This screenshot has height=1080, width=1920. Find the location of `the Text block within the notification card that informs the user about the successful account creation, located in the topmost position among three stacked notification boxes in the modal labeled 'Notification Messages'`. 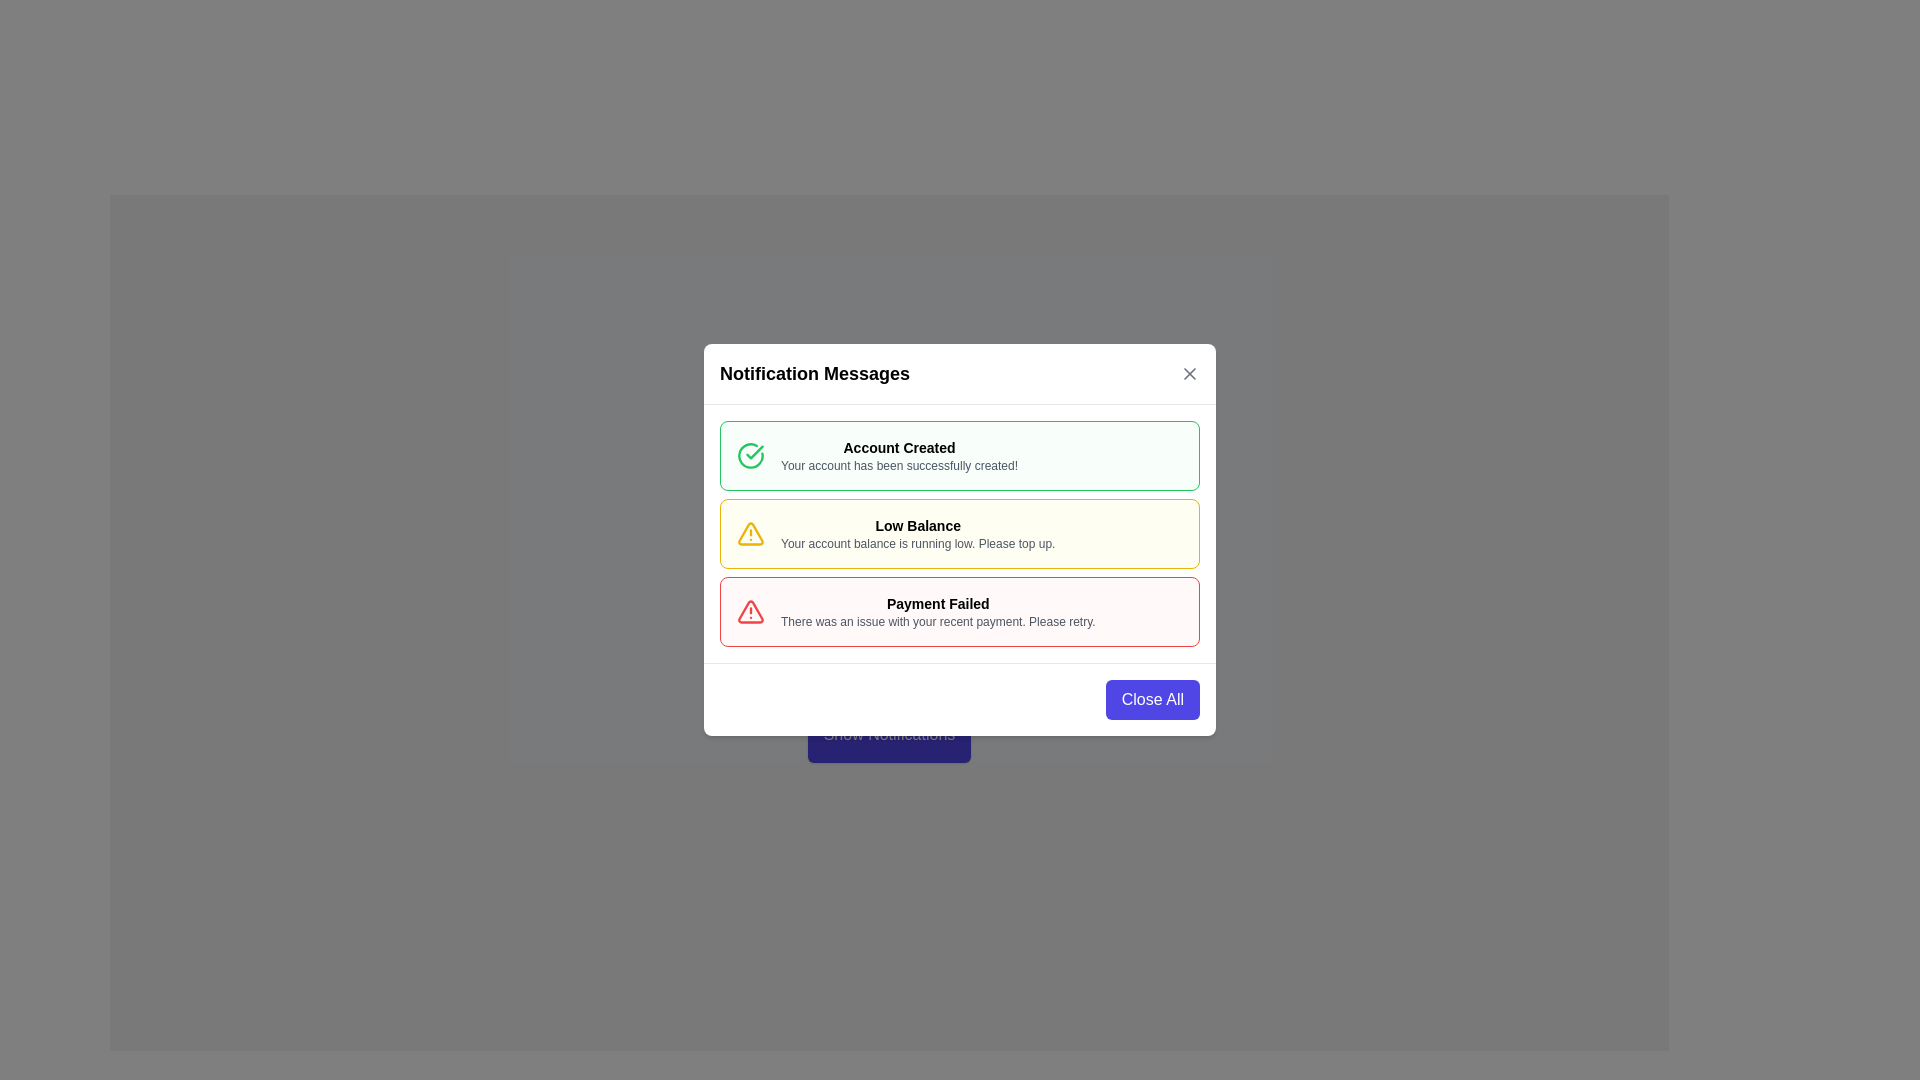

the Text block within the notification card that informs the user about the successful account creation, located in the topmost position among three stacked notification boxes in the modal labeled 'Notification Messages' is located at coordinates (898, 455).